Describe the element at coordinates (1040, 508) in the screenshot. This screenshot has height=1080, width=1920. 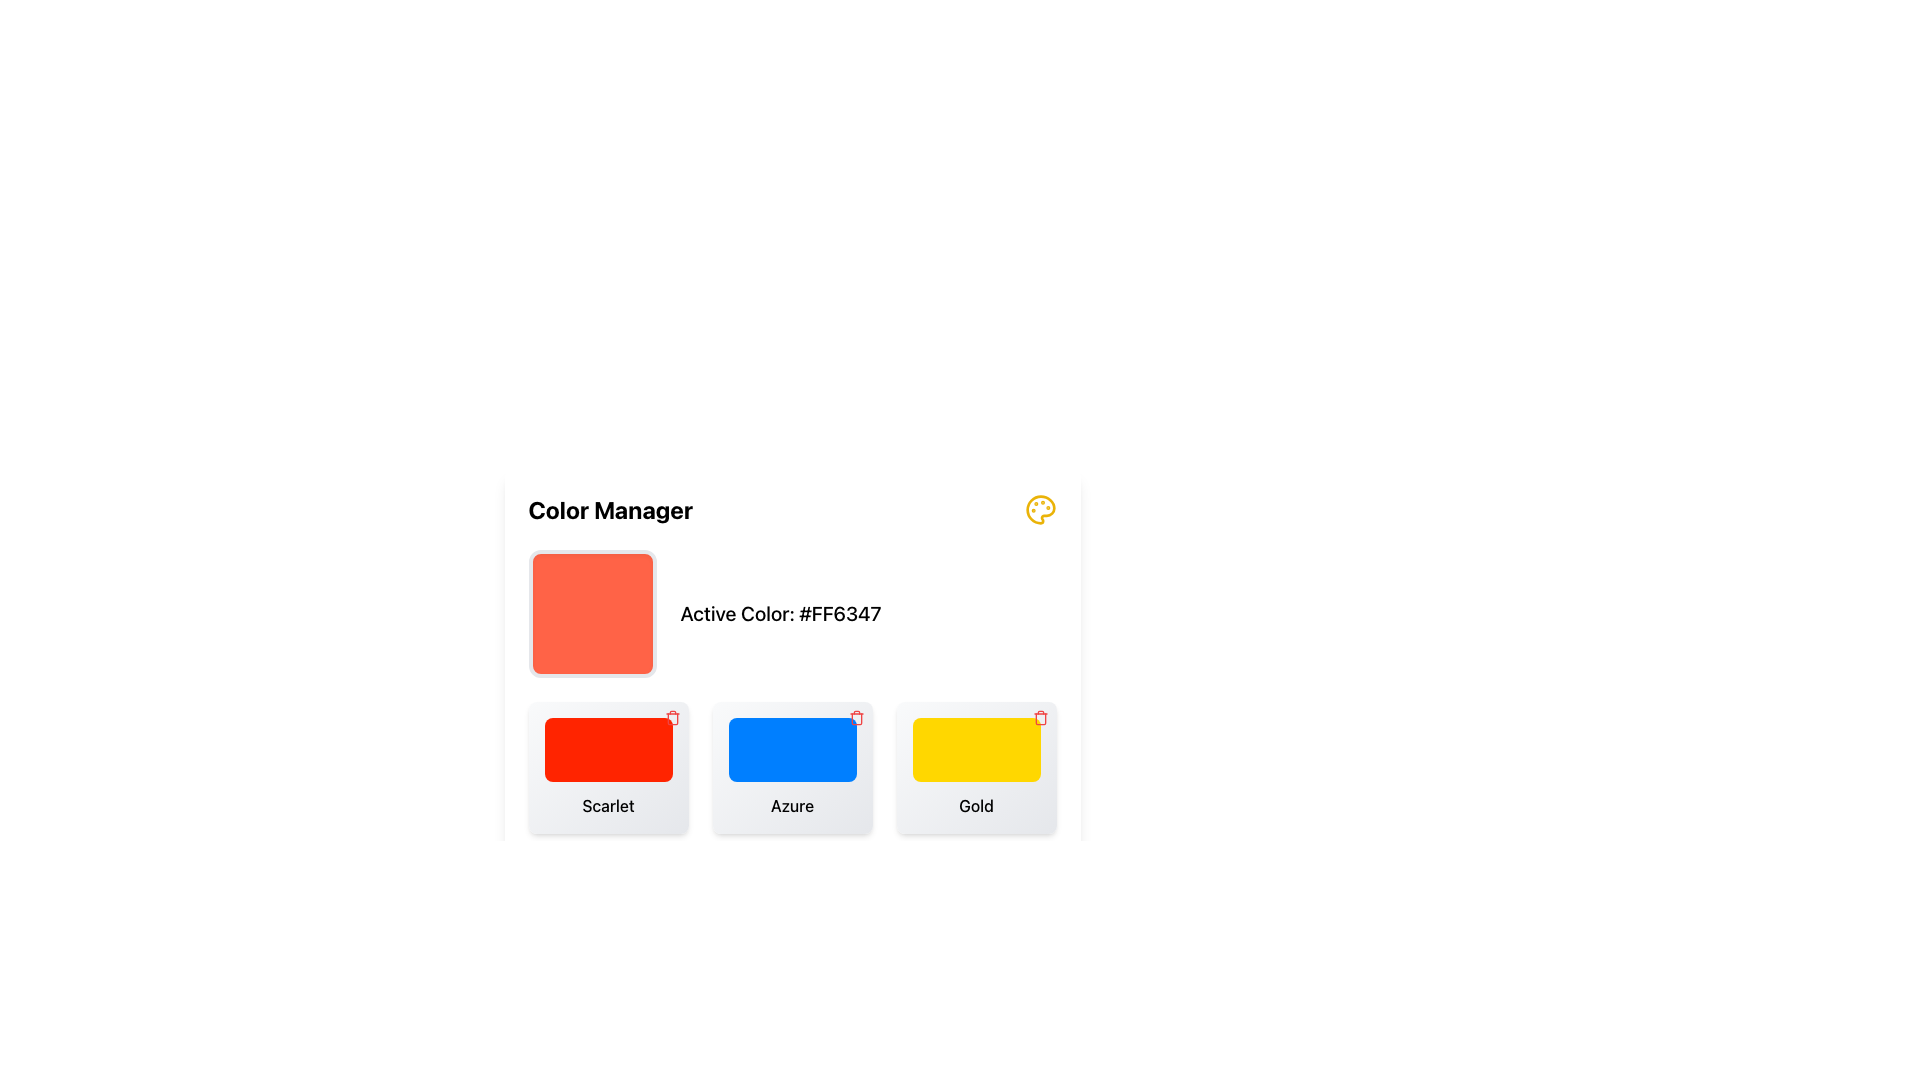
I see `the circular palette icon located in the top-right corner of the interface, which has smaller circles representing paint slots and a distinctive yellow color` at that location.